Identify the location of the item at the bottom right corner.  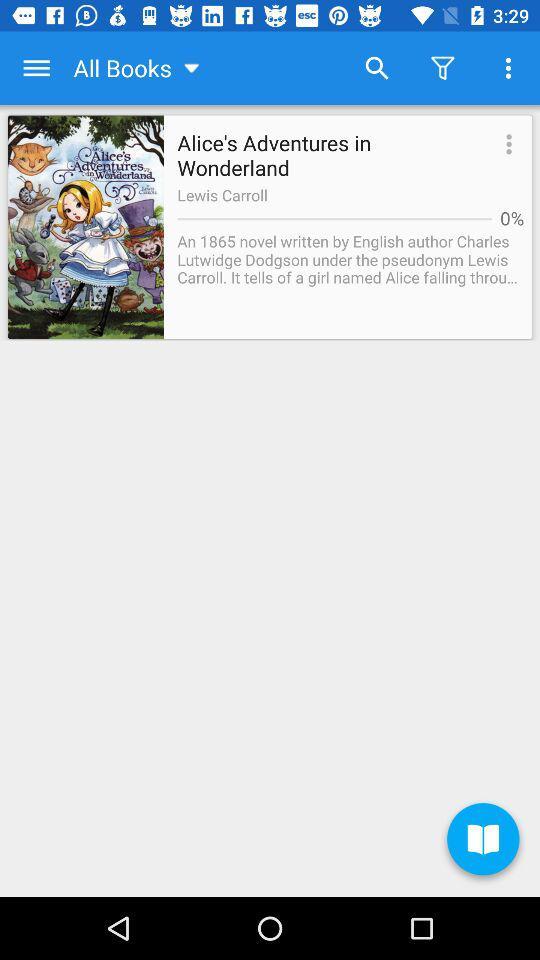
(482, 841).